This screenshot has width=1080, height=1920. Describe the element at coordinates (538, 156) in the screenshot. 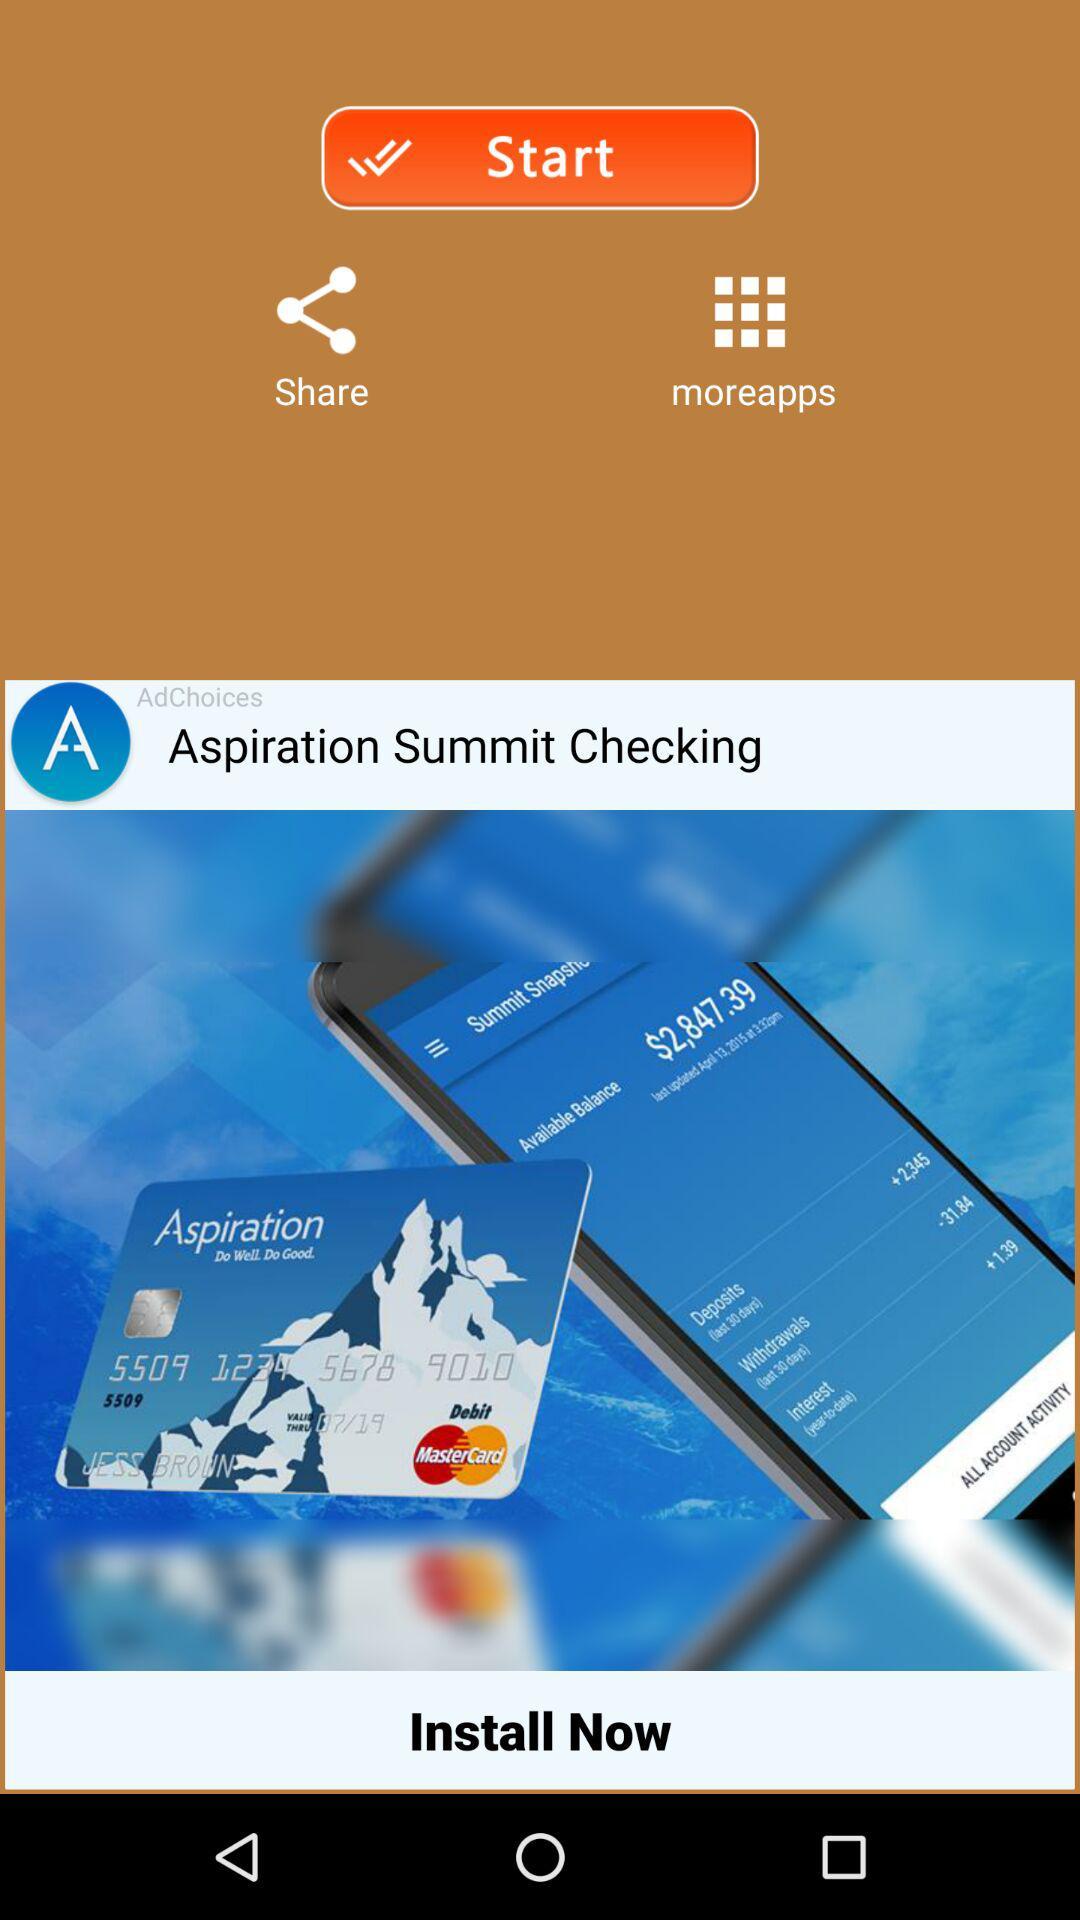

I see `the icon at the top` at that location.